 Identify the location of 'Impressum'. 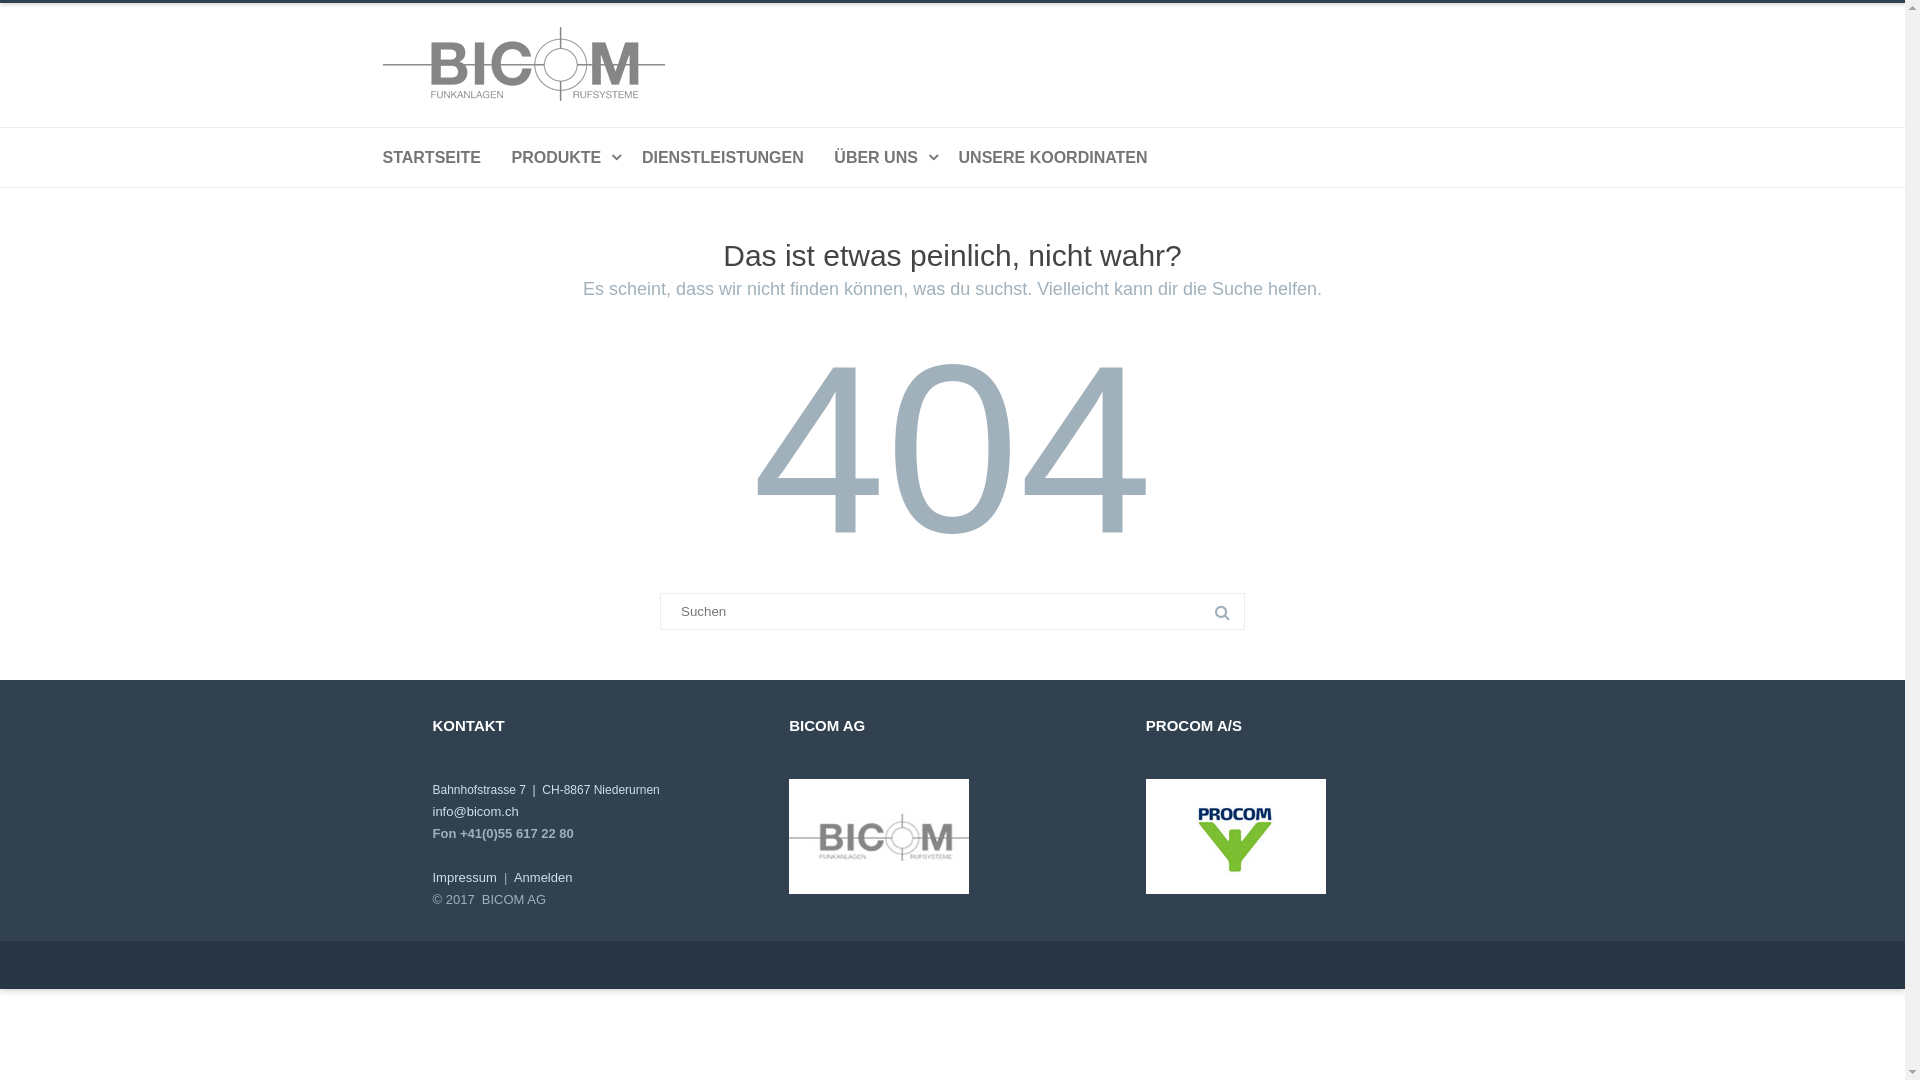
(463, 876).